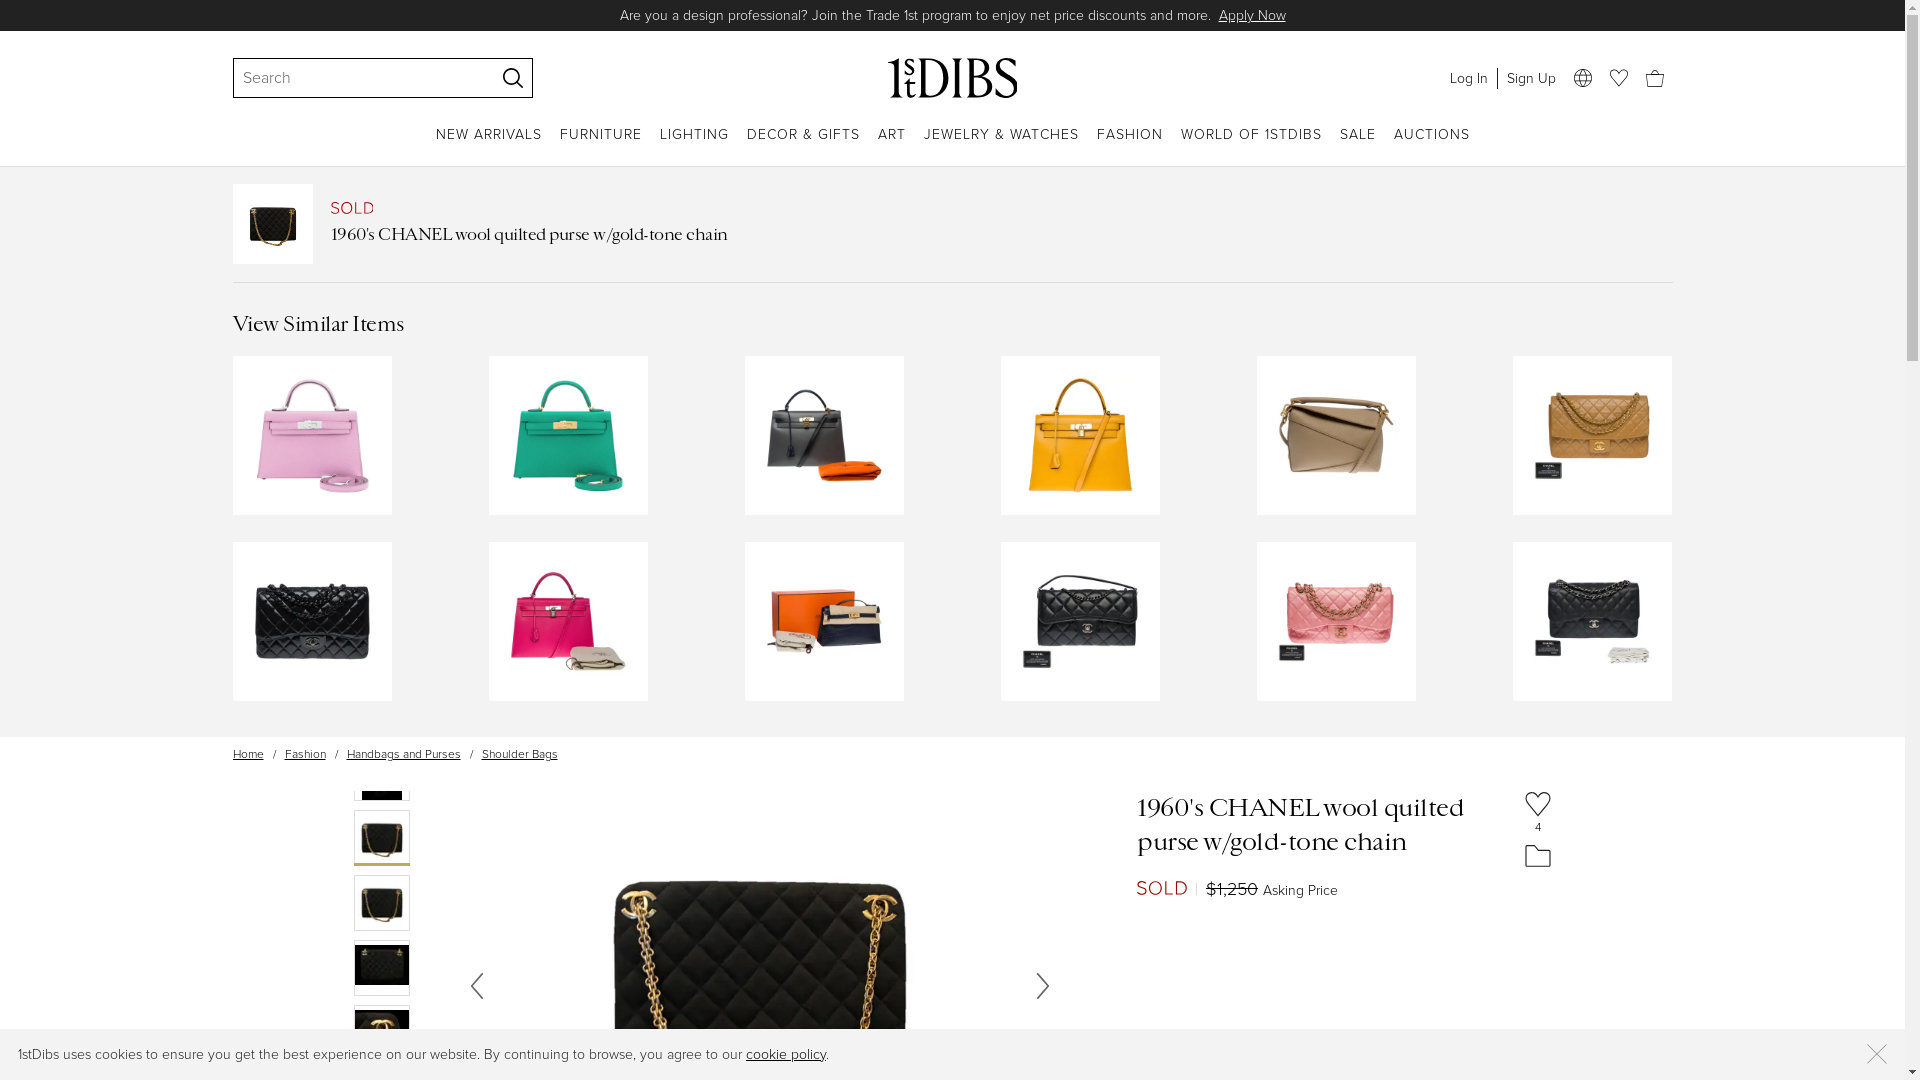 The image size is (1920, 1080). I want to click on 'Details', so click(1147, 15).